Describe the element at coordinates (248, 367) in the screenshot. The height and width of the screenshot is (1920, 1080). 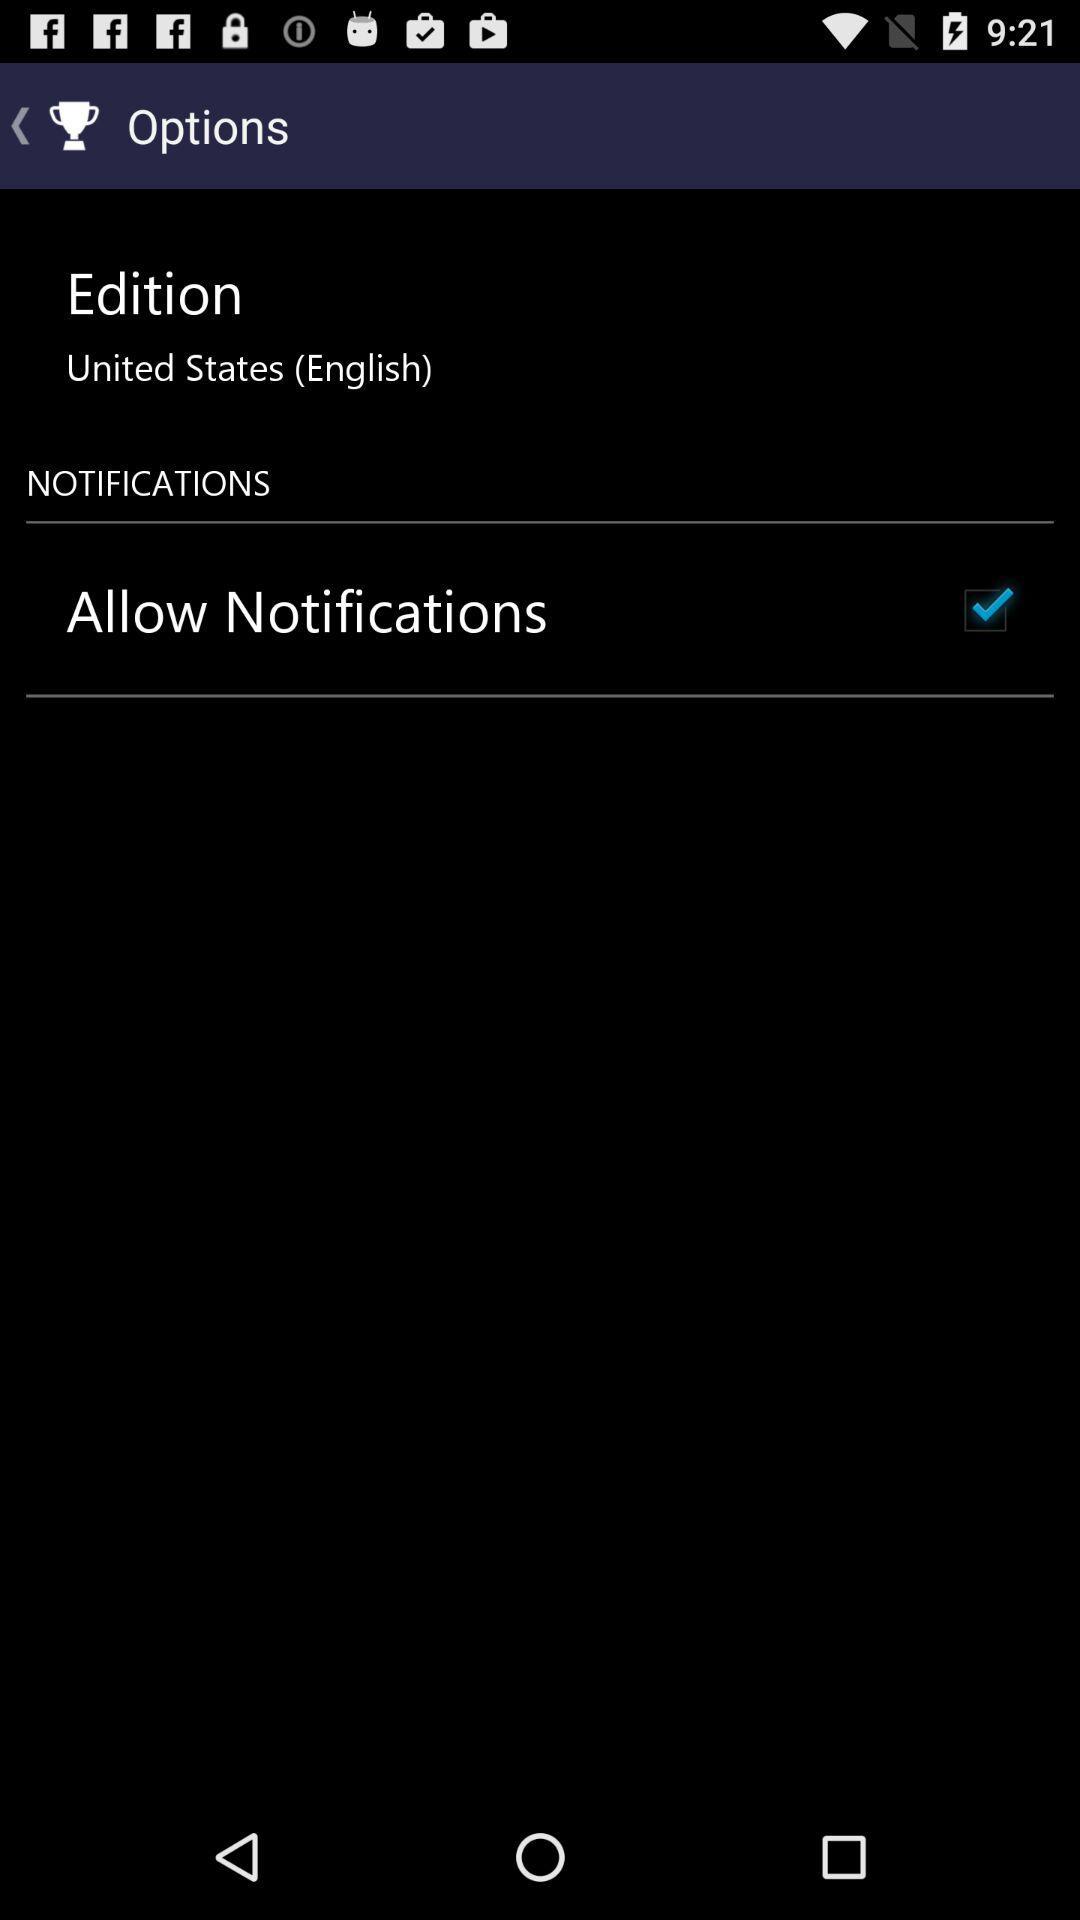
I see `icon above notifications icon` at that location.